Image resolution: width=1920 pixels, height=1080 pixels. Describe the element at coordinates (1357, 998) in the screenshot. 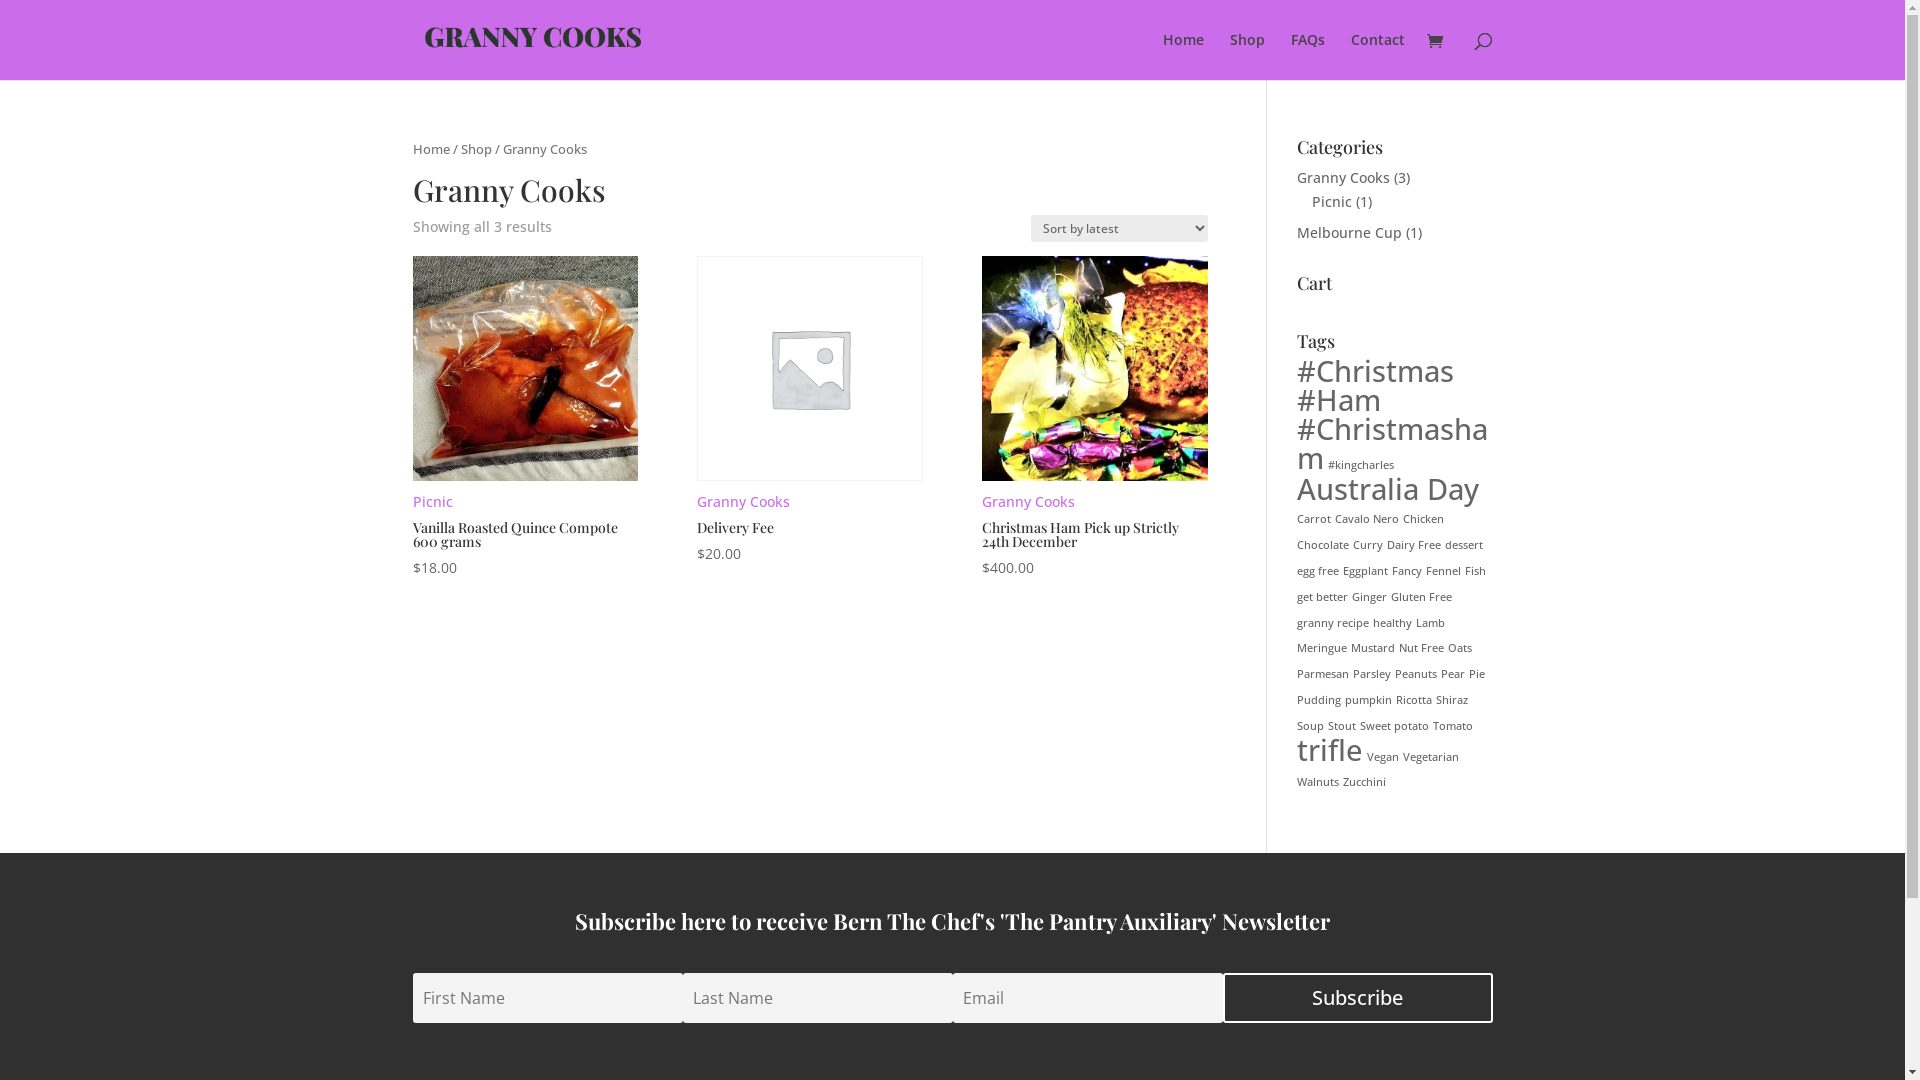

I see `'Subscribe'` at that location.